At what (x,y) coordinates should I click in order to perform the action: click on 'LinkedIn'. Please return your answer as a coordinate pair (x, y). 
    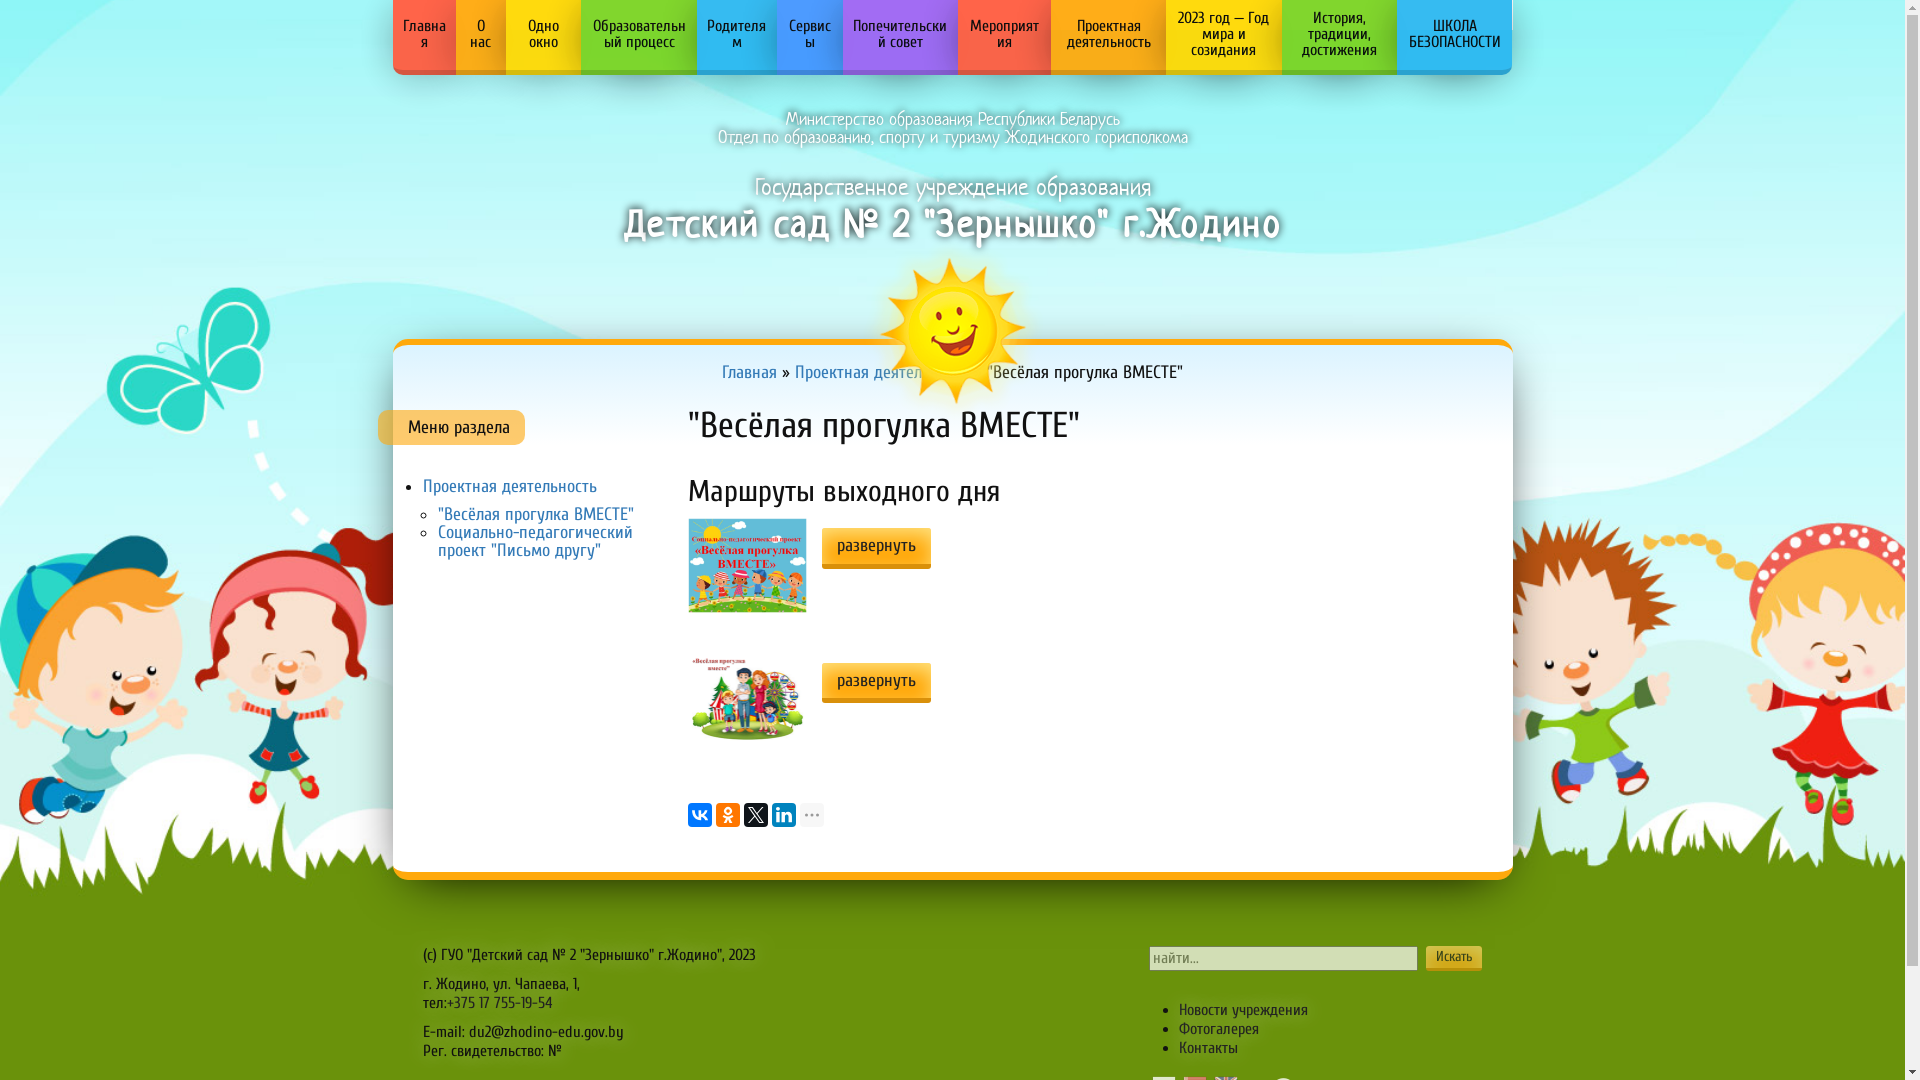
    Looking at the image, I should click on (782, 814).